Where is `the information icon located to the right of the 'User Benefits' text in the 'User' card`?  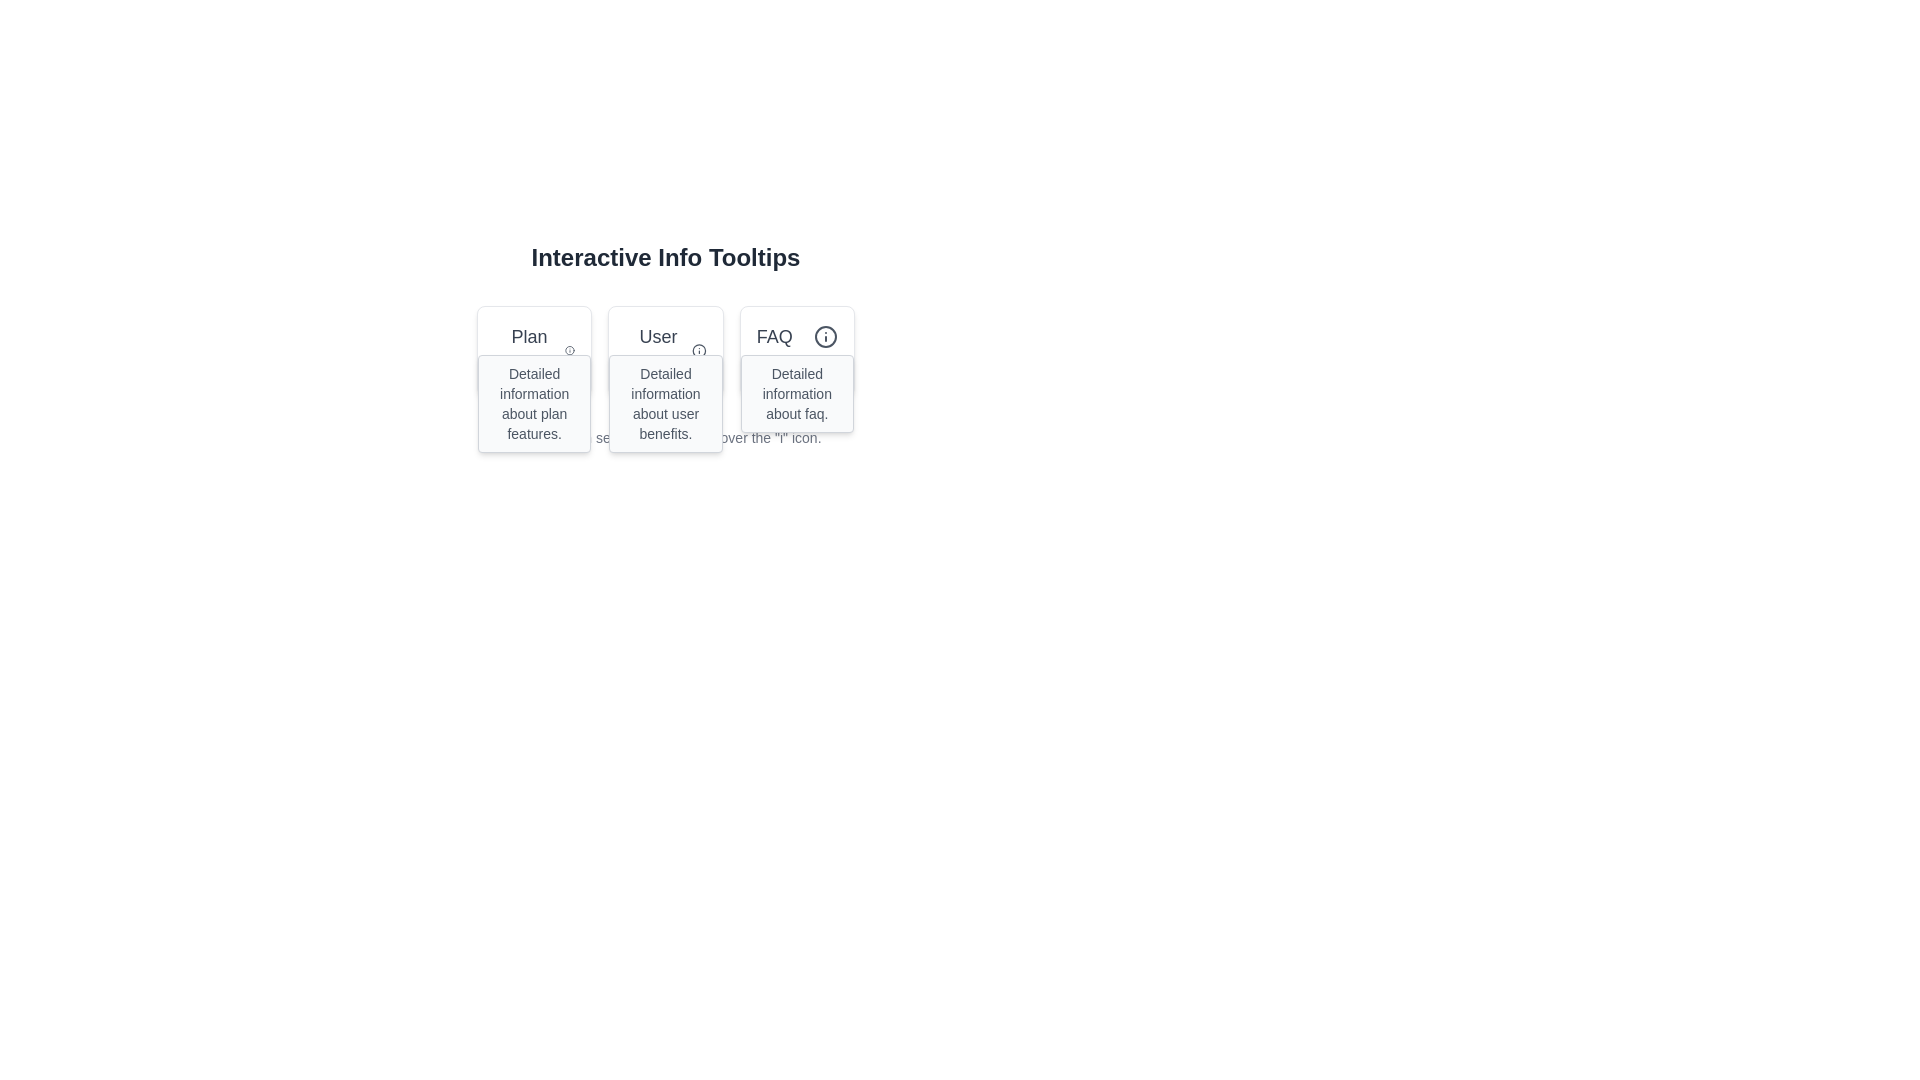
the information icon located to the right of the 'User Benefits' text in the 'User' card is located at coordinates (699, 350).